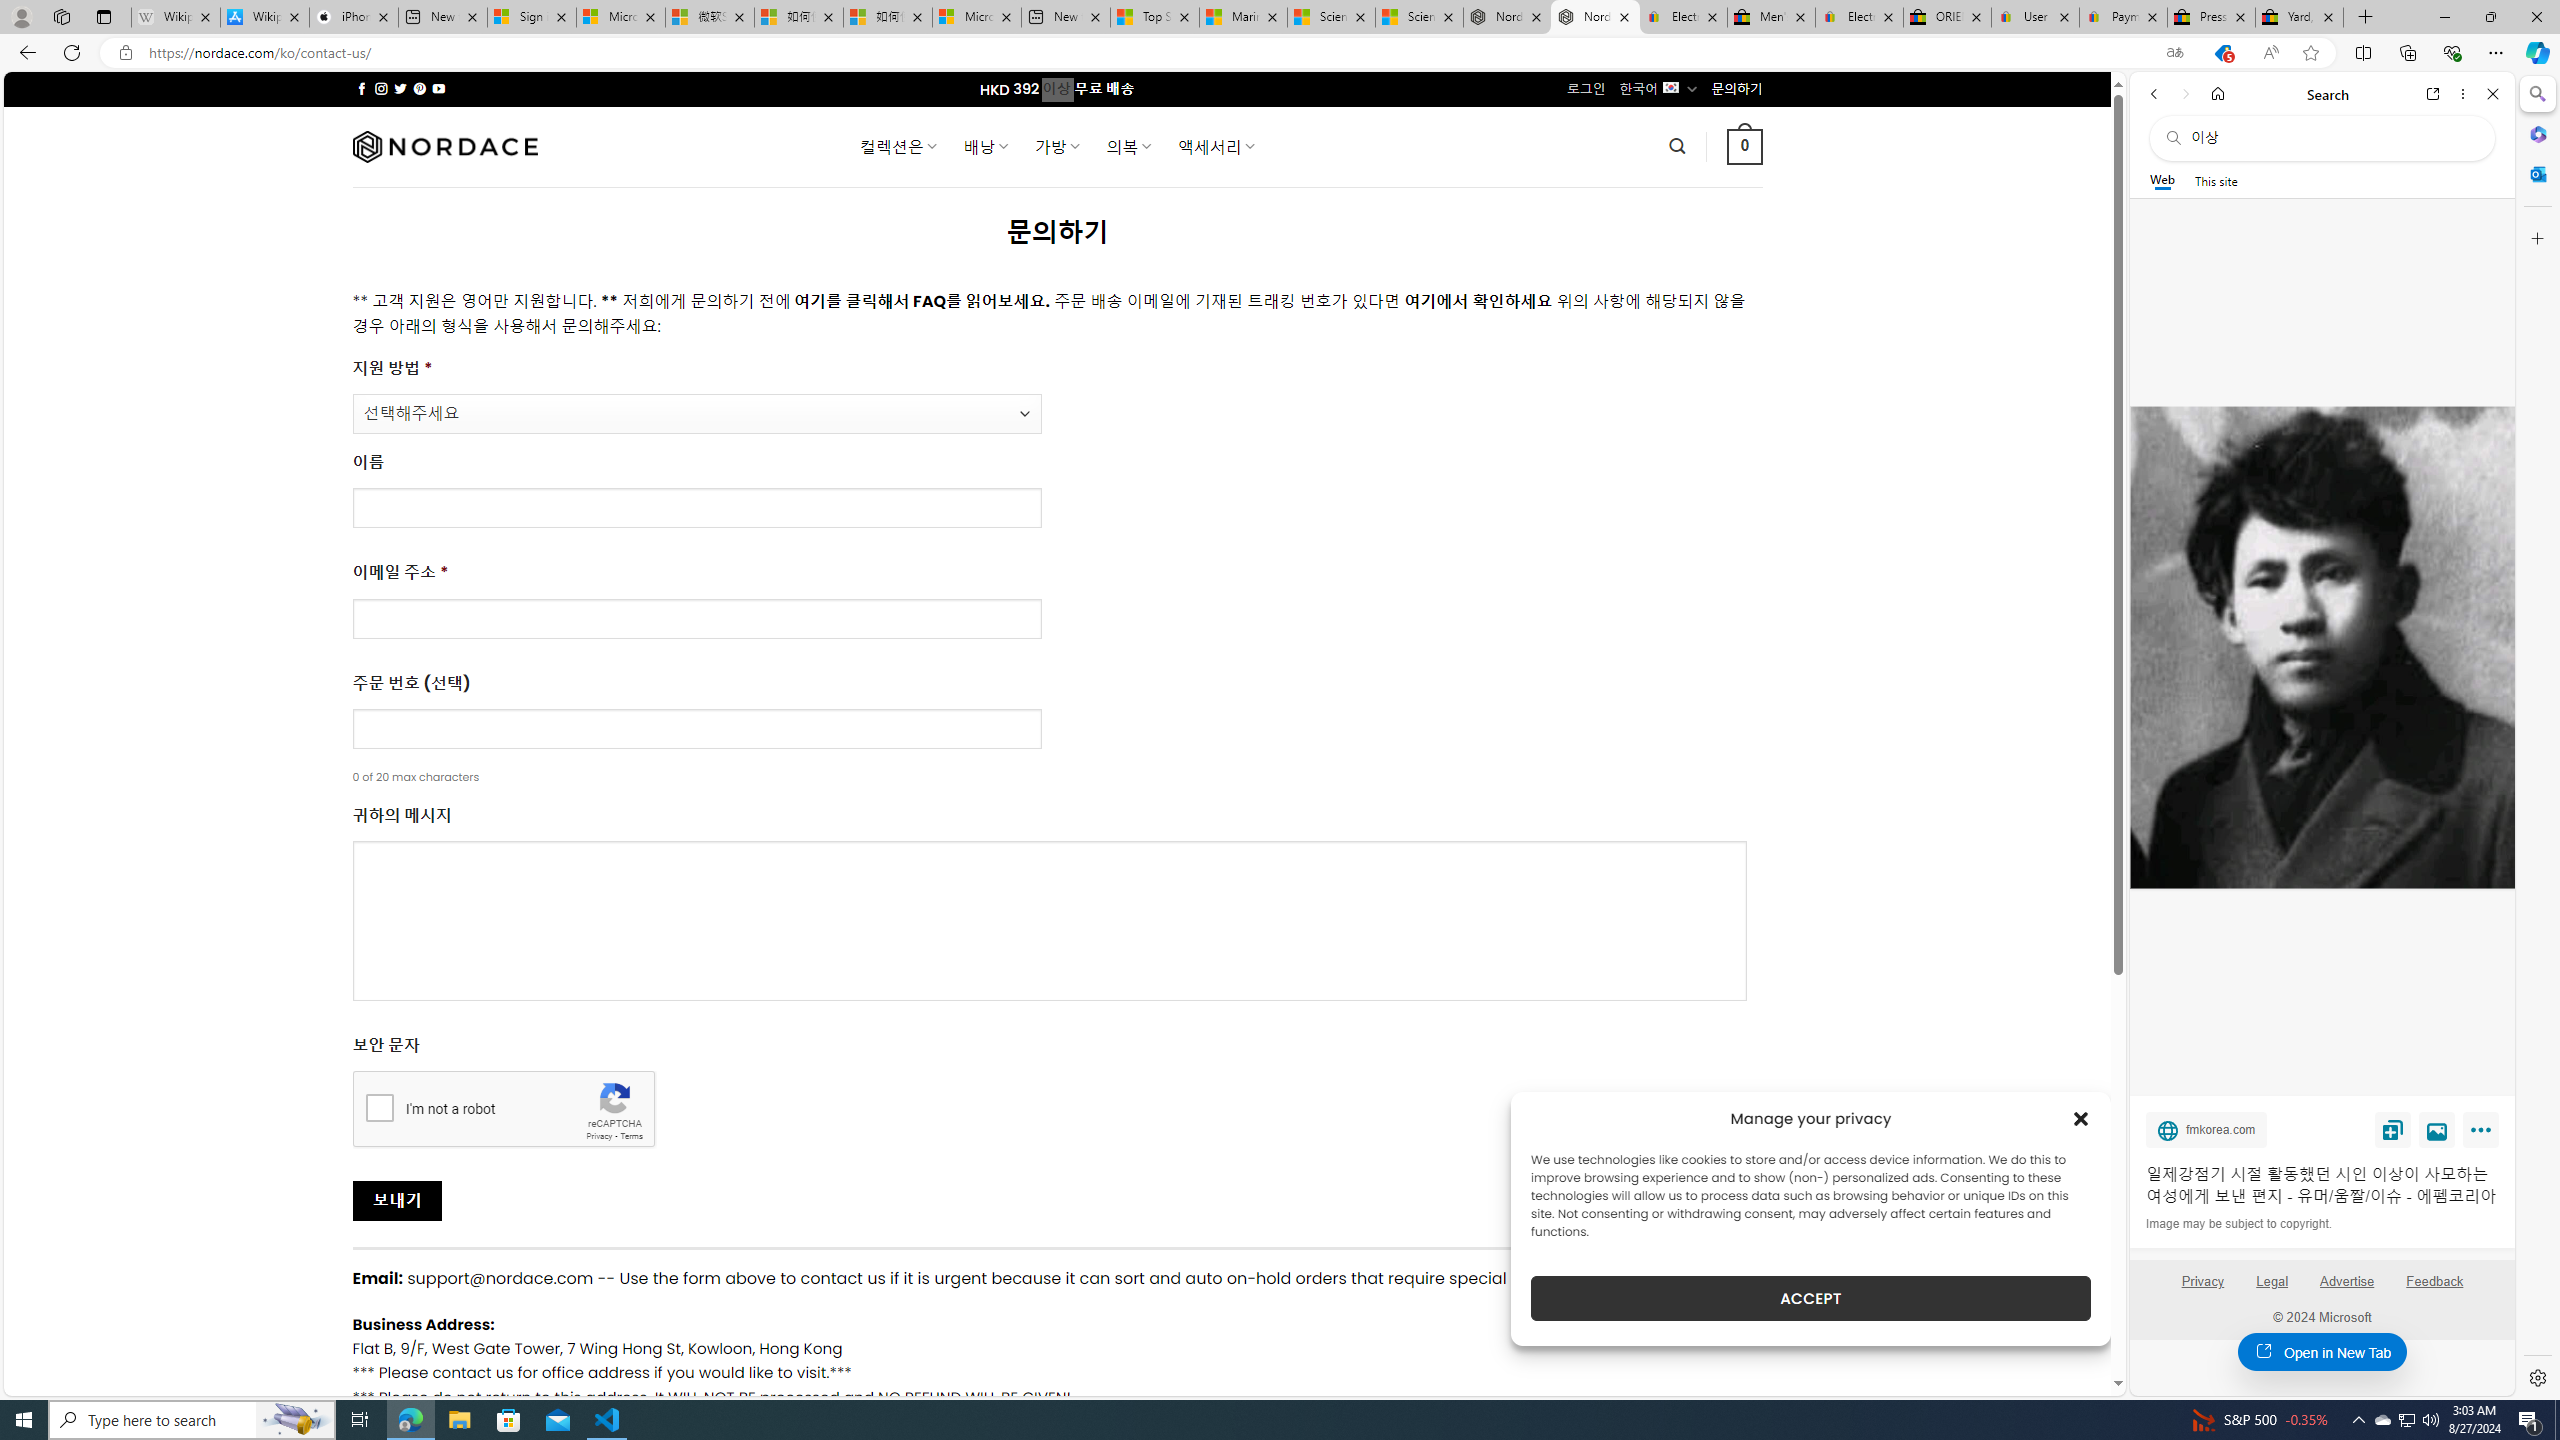 The width and height of the screenshot is (2560, 1440). What do you see at coordinates (439, 88) in the screenshot?
I see `'Follow on YouTube'` at bounding box center [439, 88].